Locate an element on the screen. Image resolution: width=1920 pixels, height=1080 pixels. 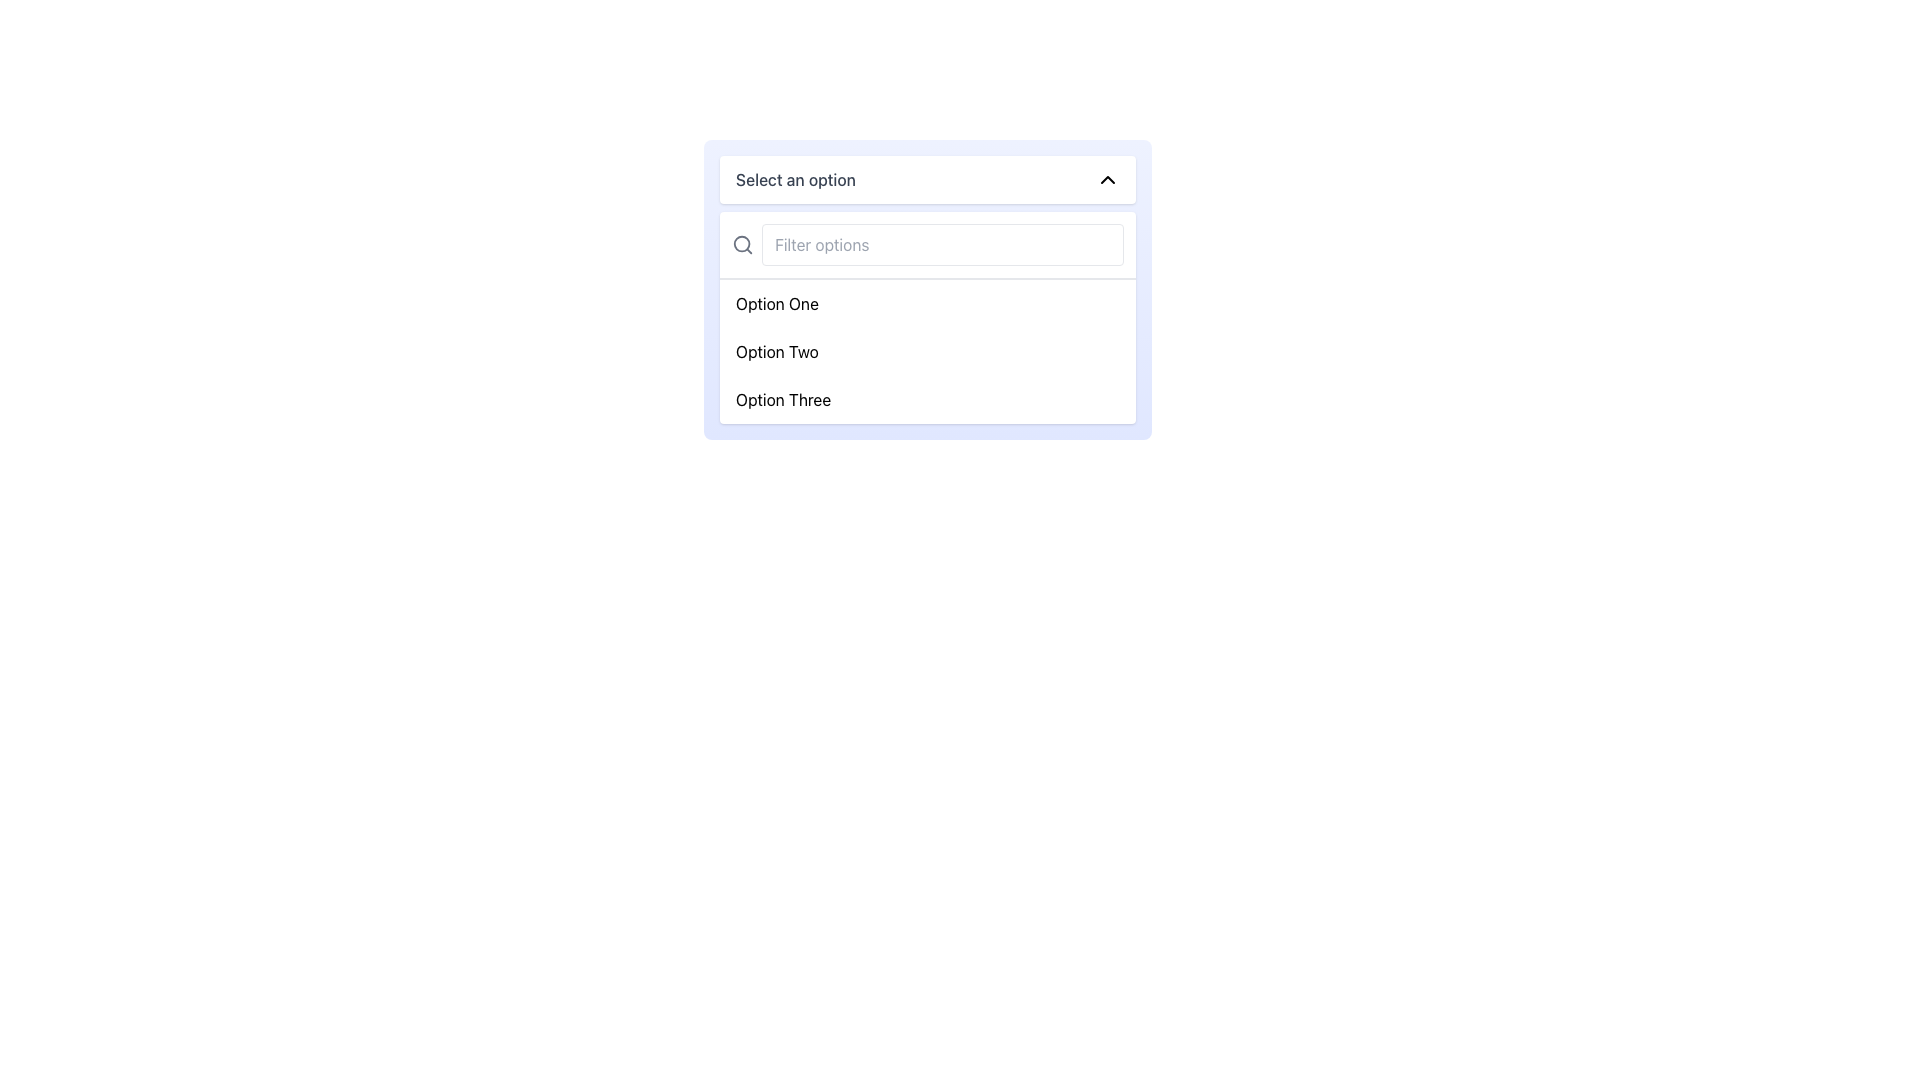
the dropdown option list directly below the 'Select an option' dropdown is located at coordinates (926, 316).